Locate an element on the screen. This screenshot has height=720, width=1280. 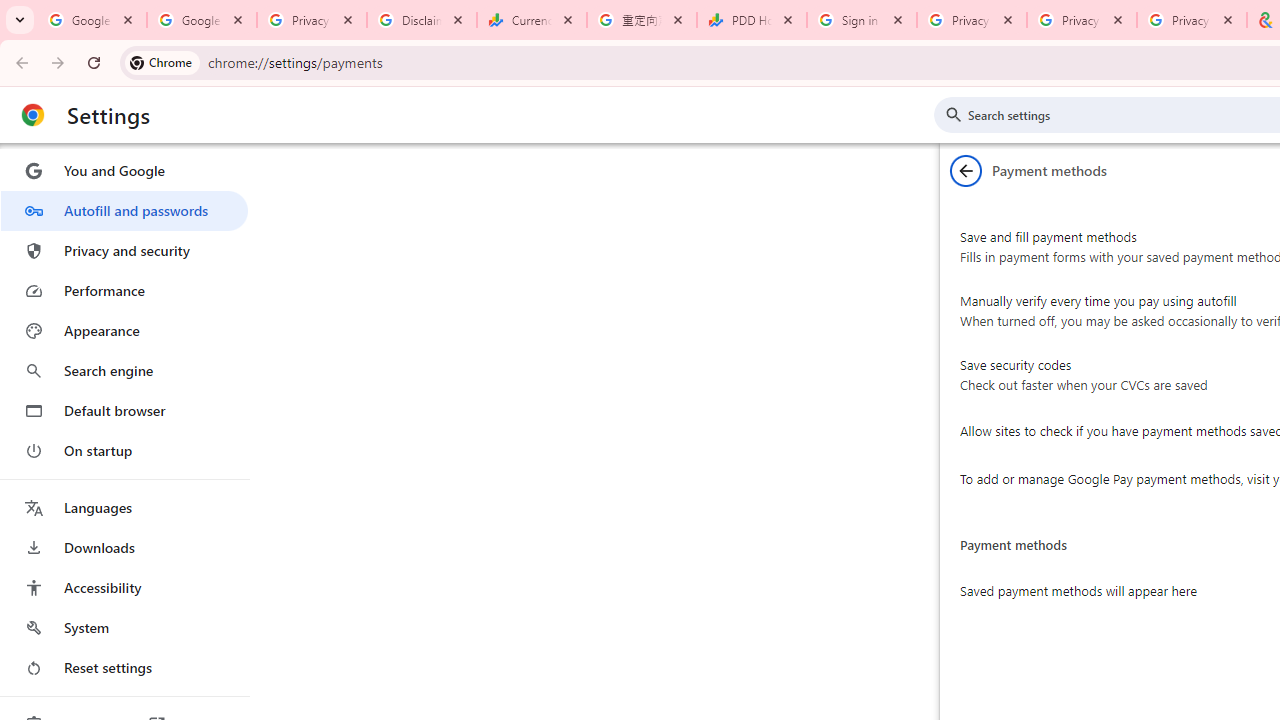
'Performance' is located at coordinates (123, 290).